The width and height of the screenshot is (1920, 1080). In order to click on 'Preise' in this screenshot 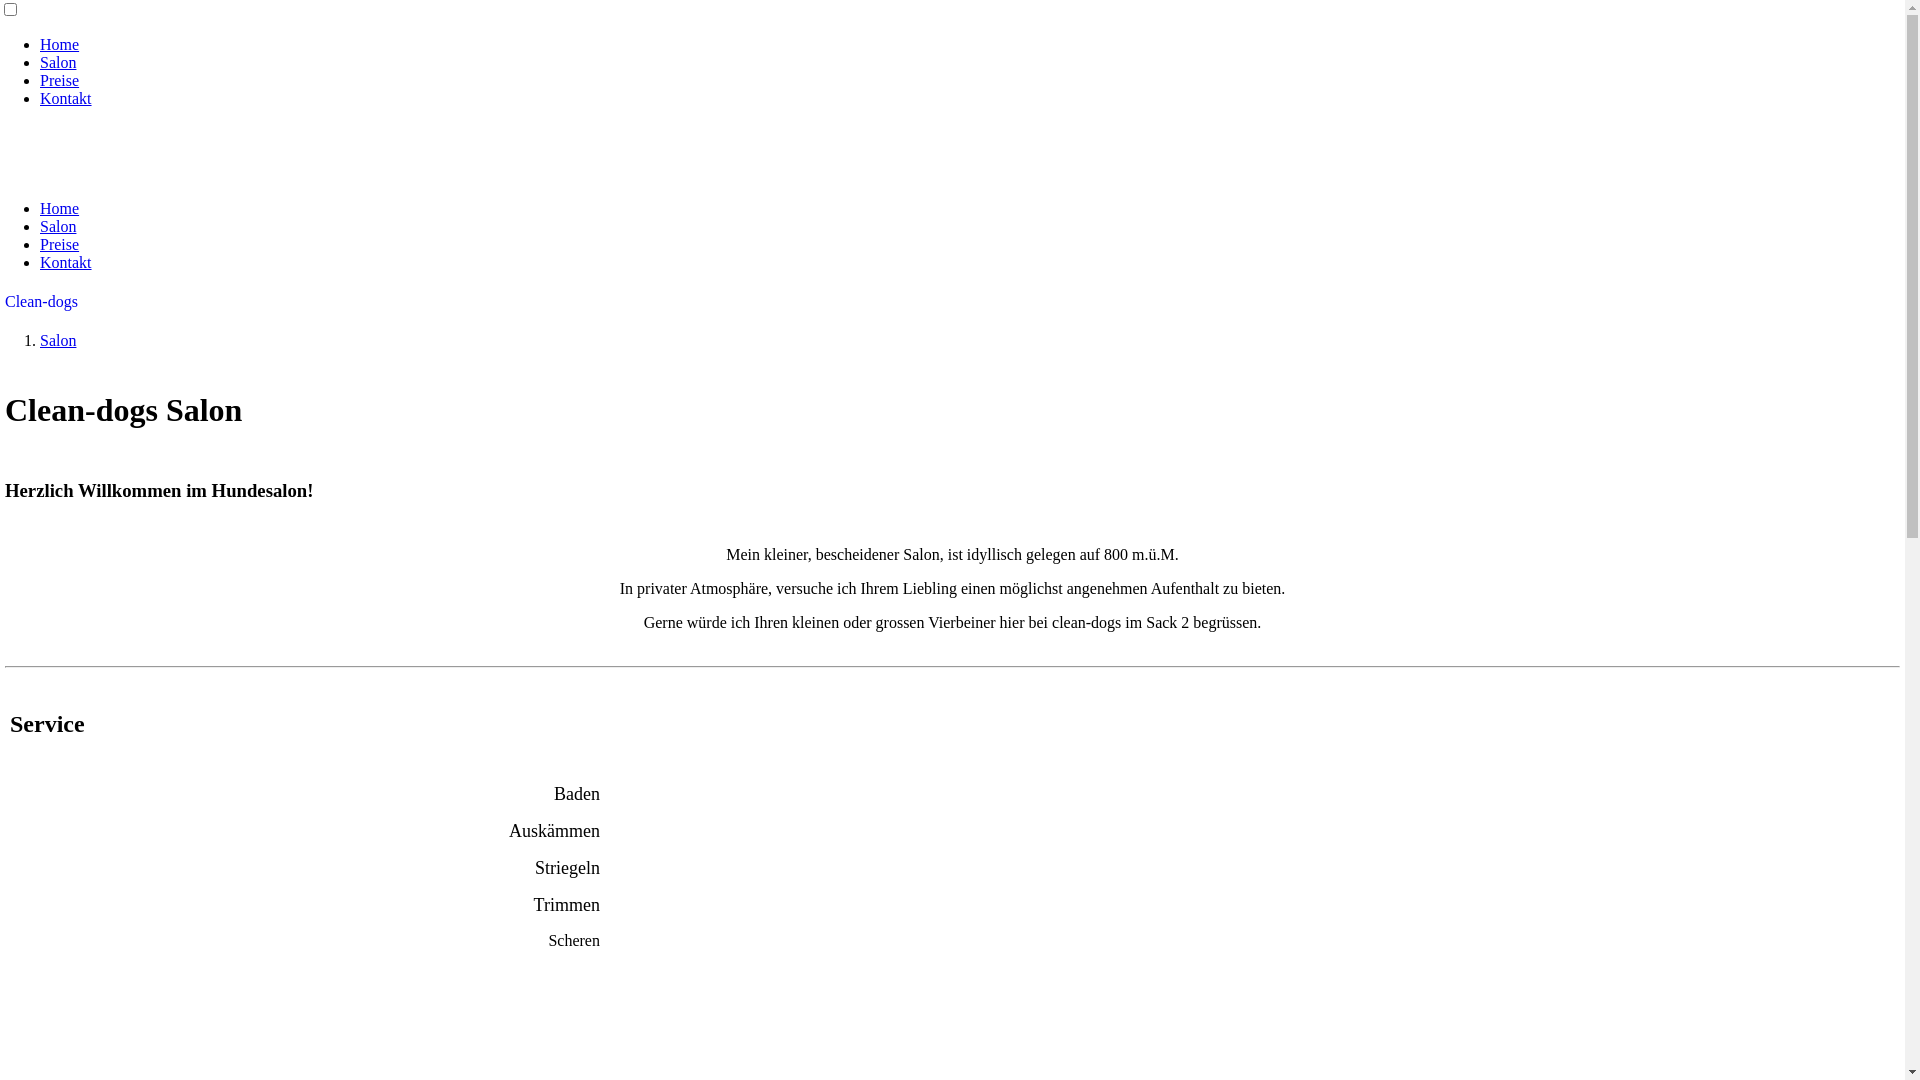, I will do `click(59, 79)`.